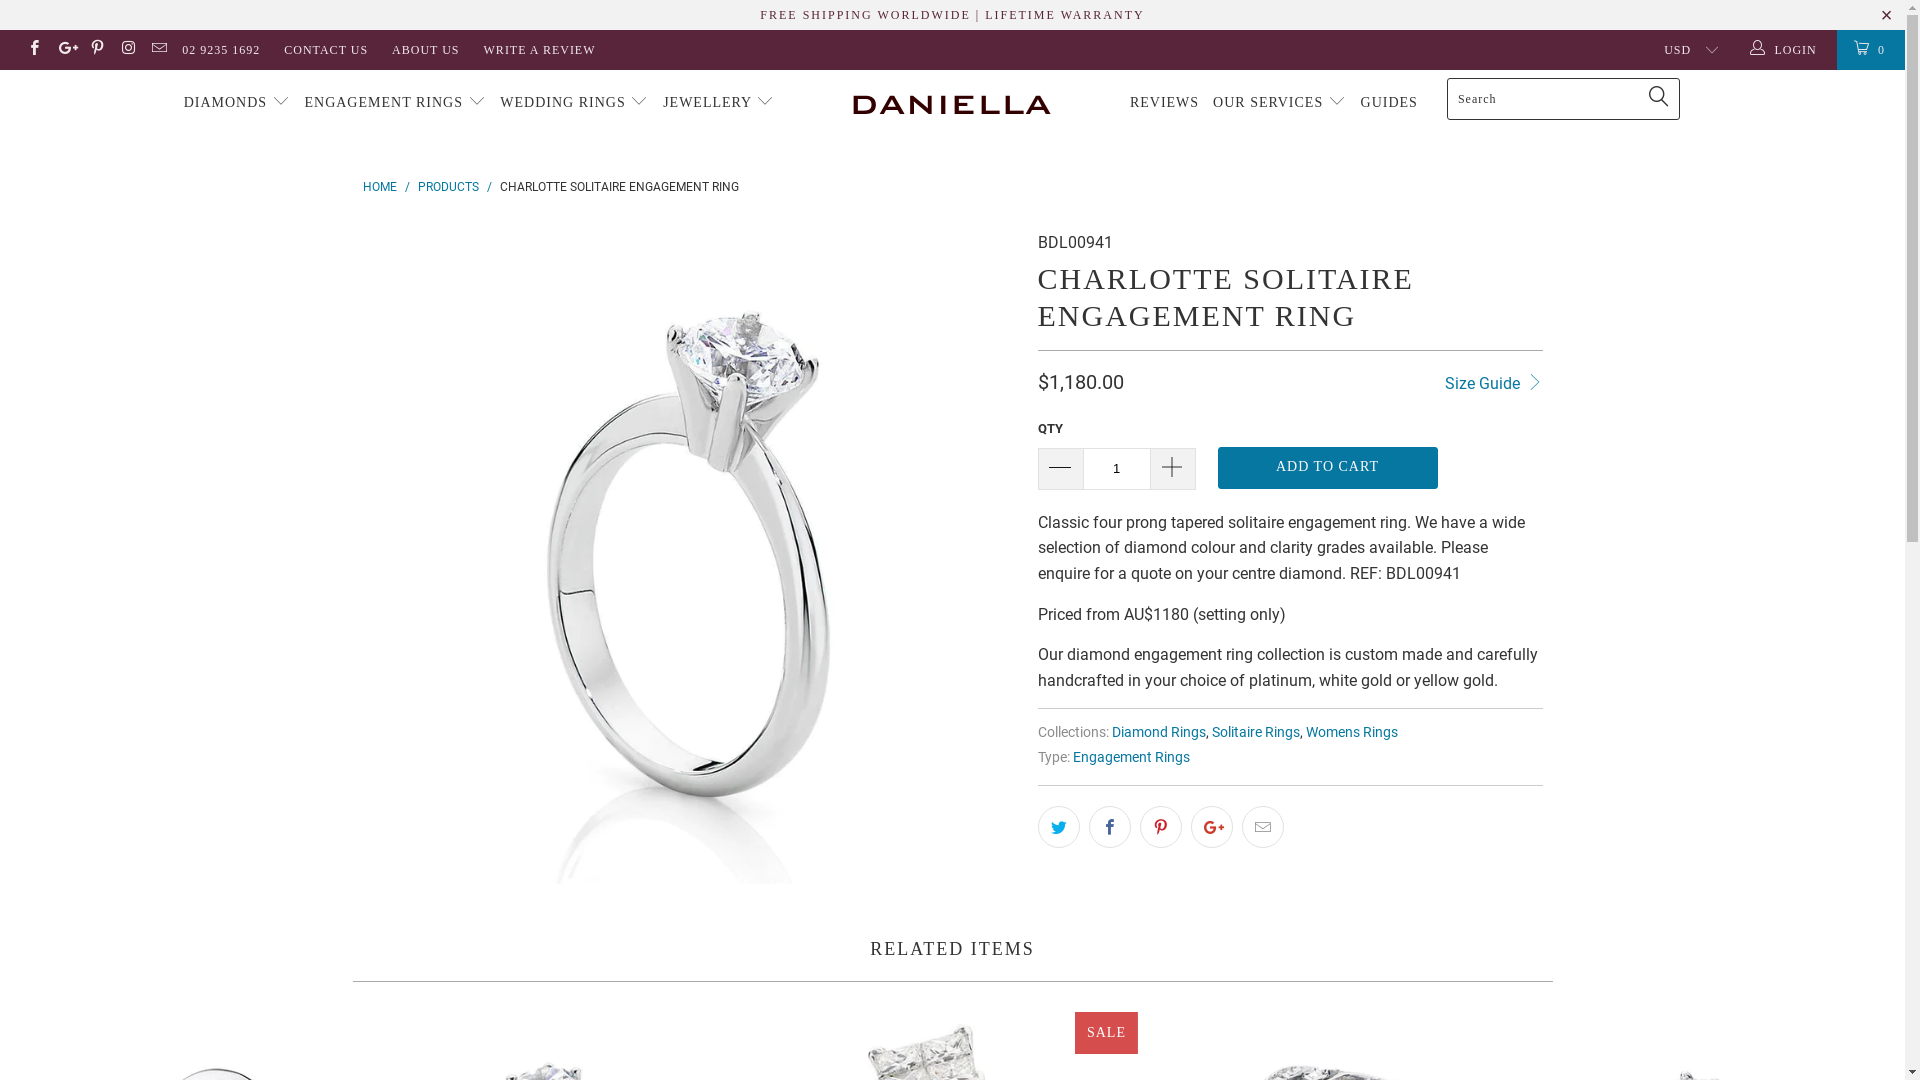 This screenshot has width=1920, height=1080. I want to click on 'HOME', so click(379, 186).